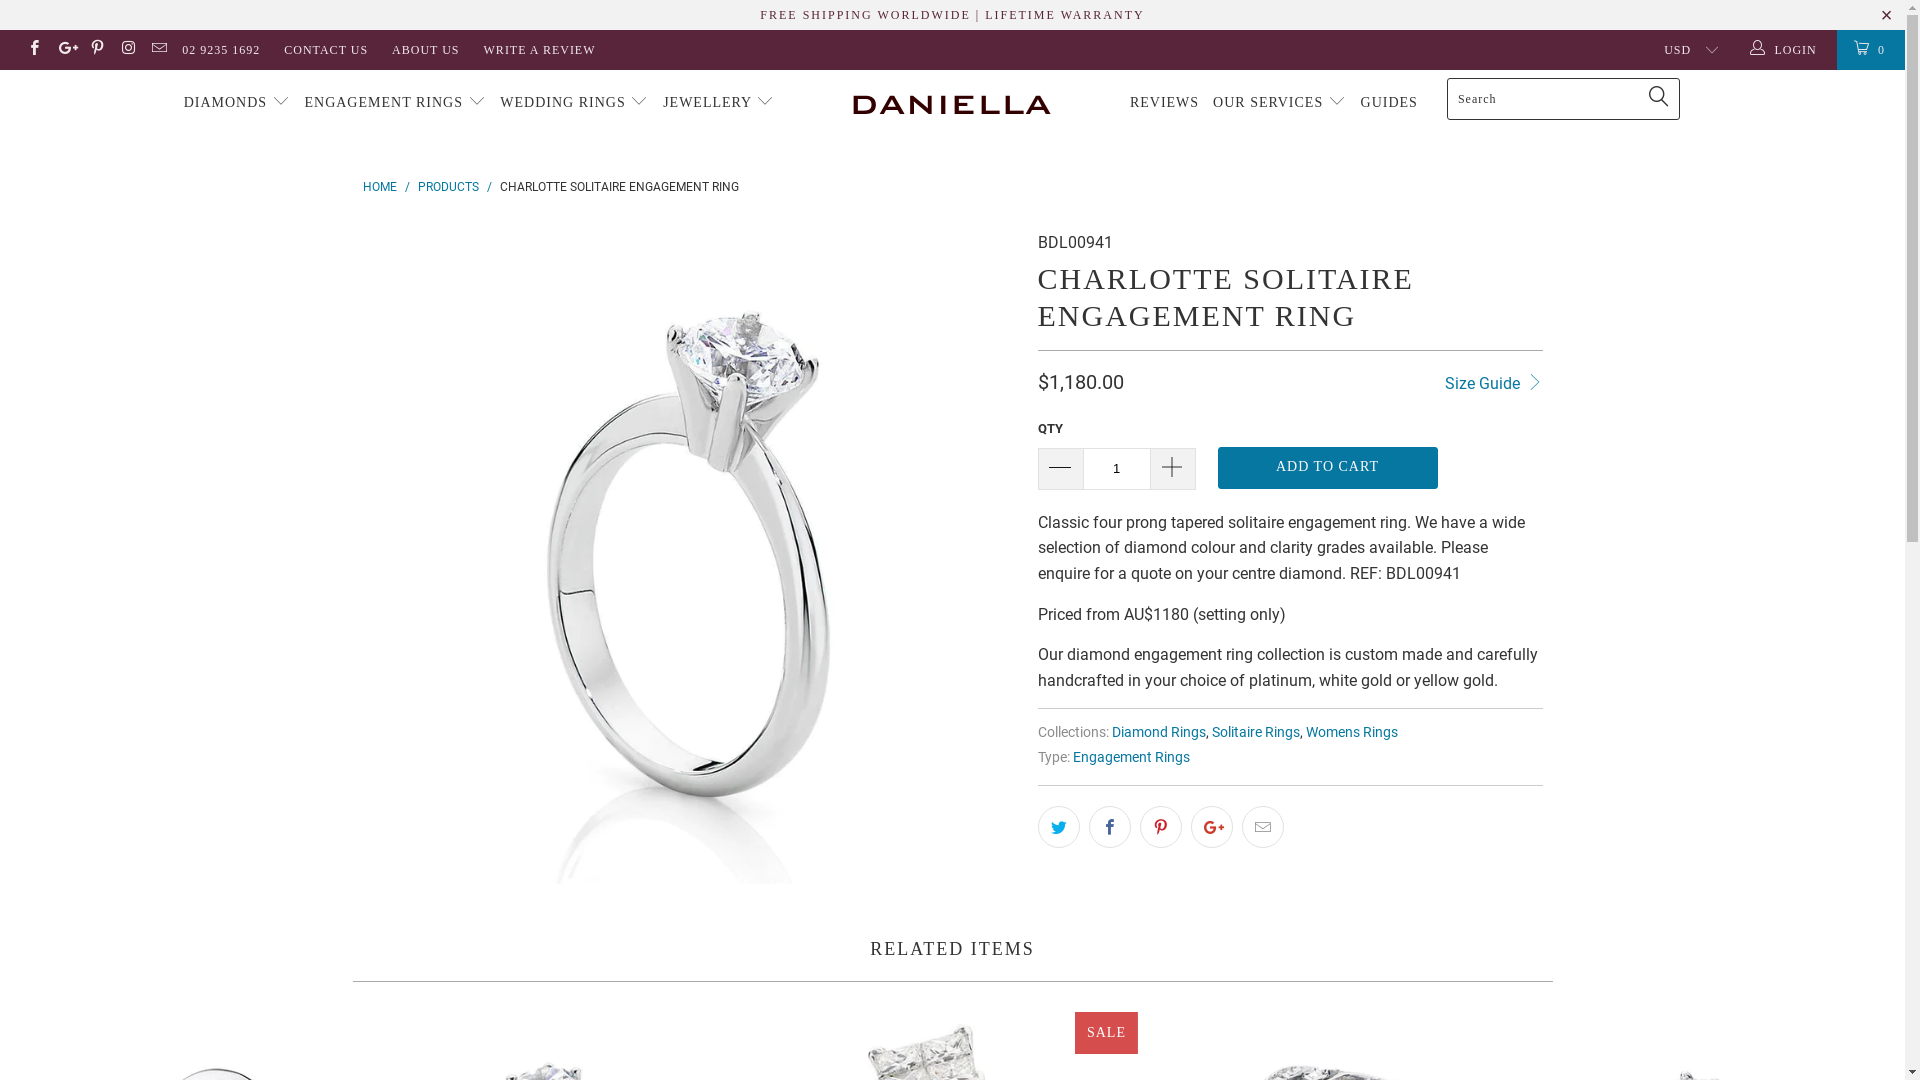 This screenshot has width=1920, height=1080. I want to click on 'HOME', so click(379, 186).